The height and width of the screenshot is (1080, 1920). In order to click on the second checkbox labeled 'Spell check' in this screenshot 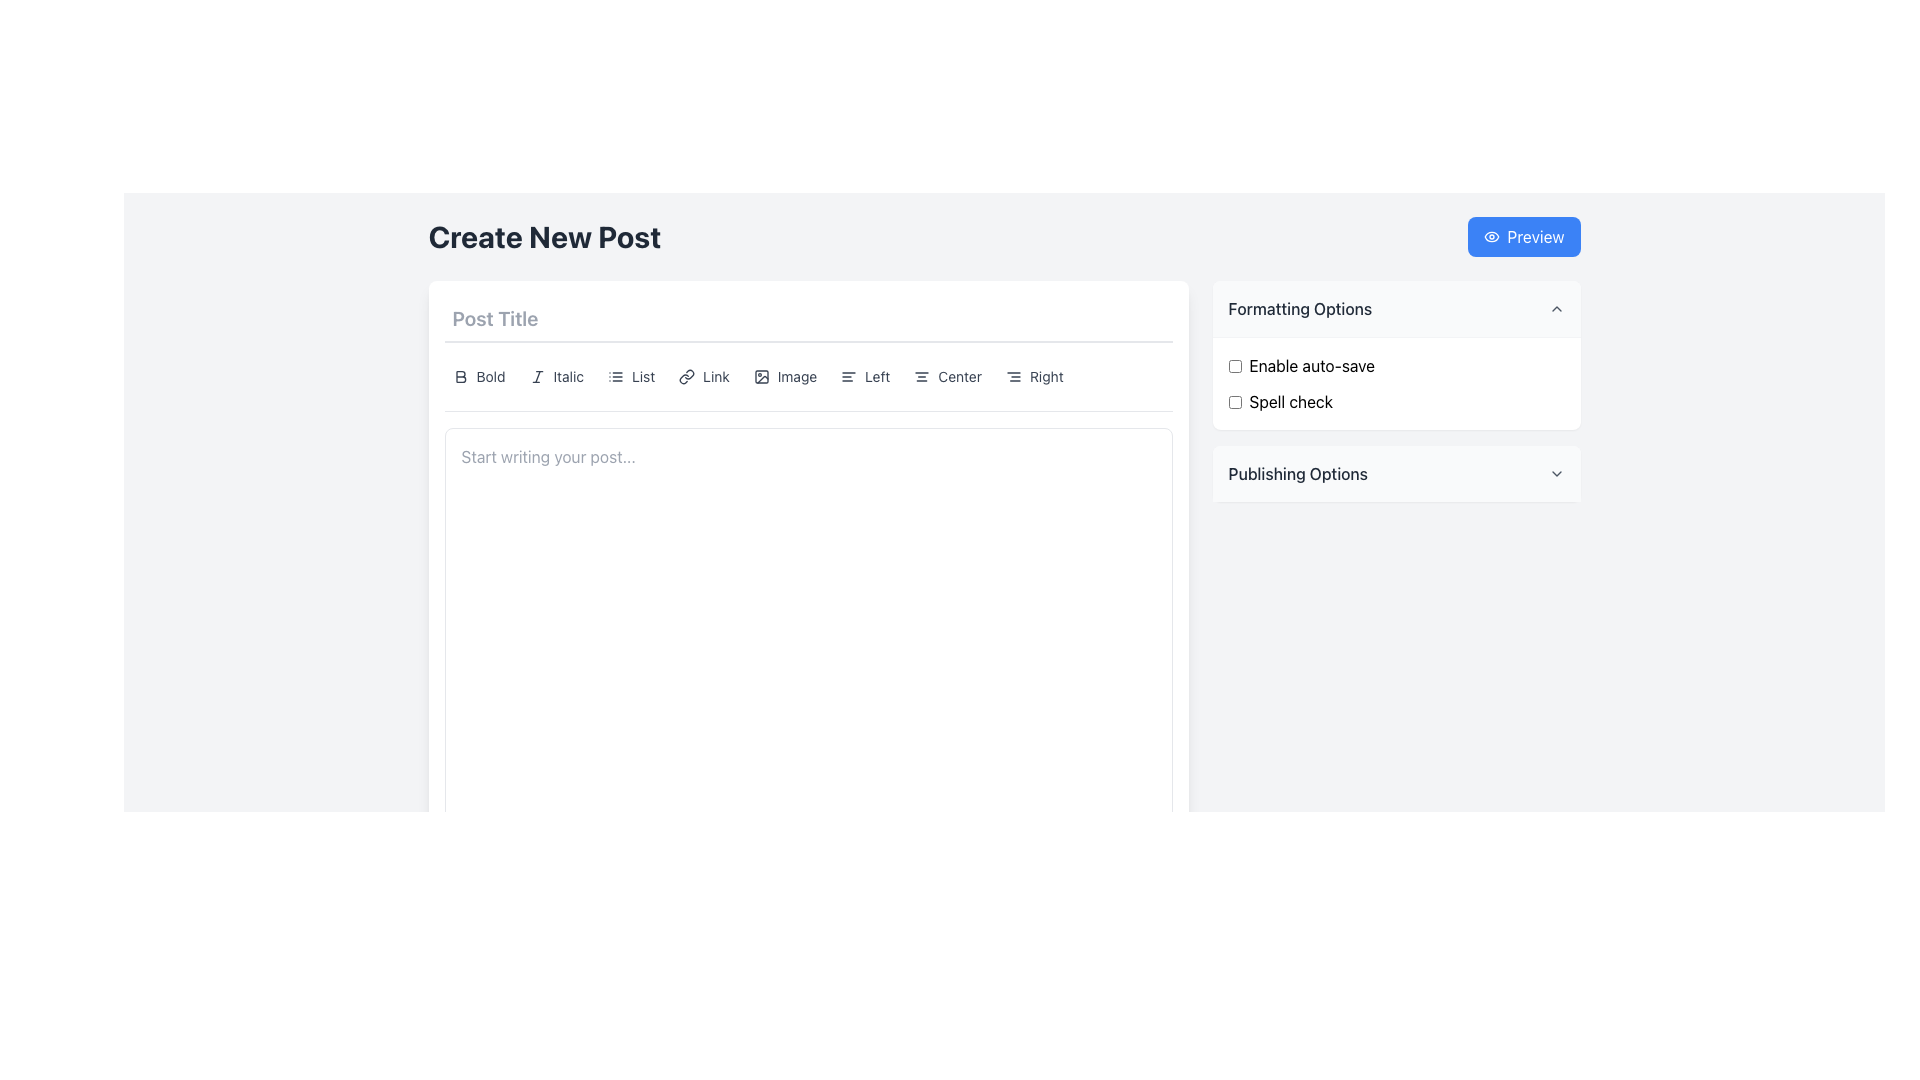, I will do `click(1395, 384)`.